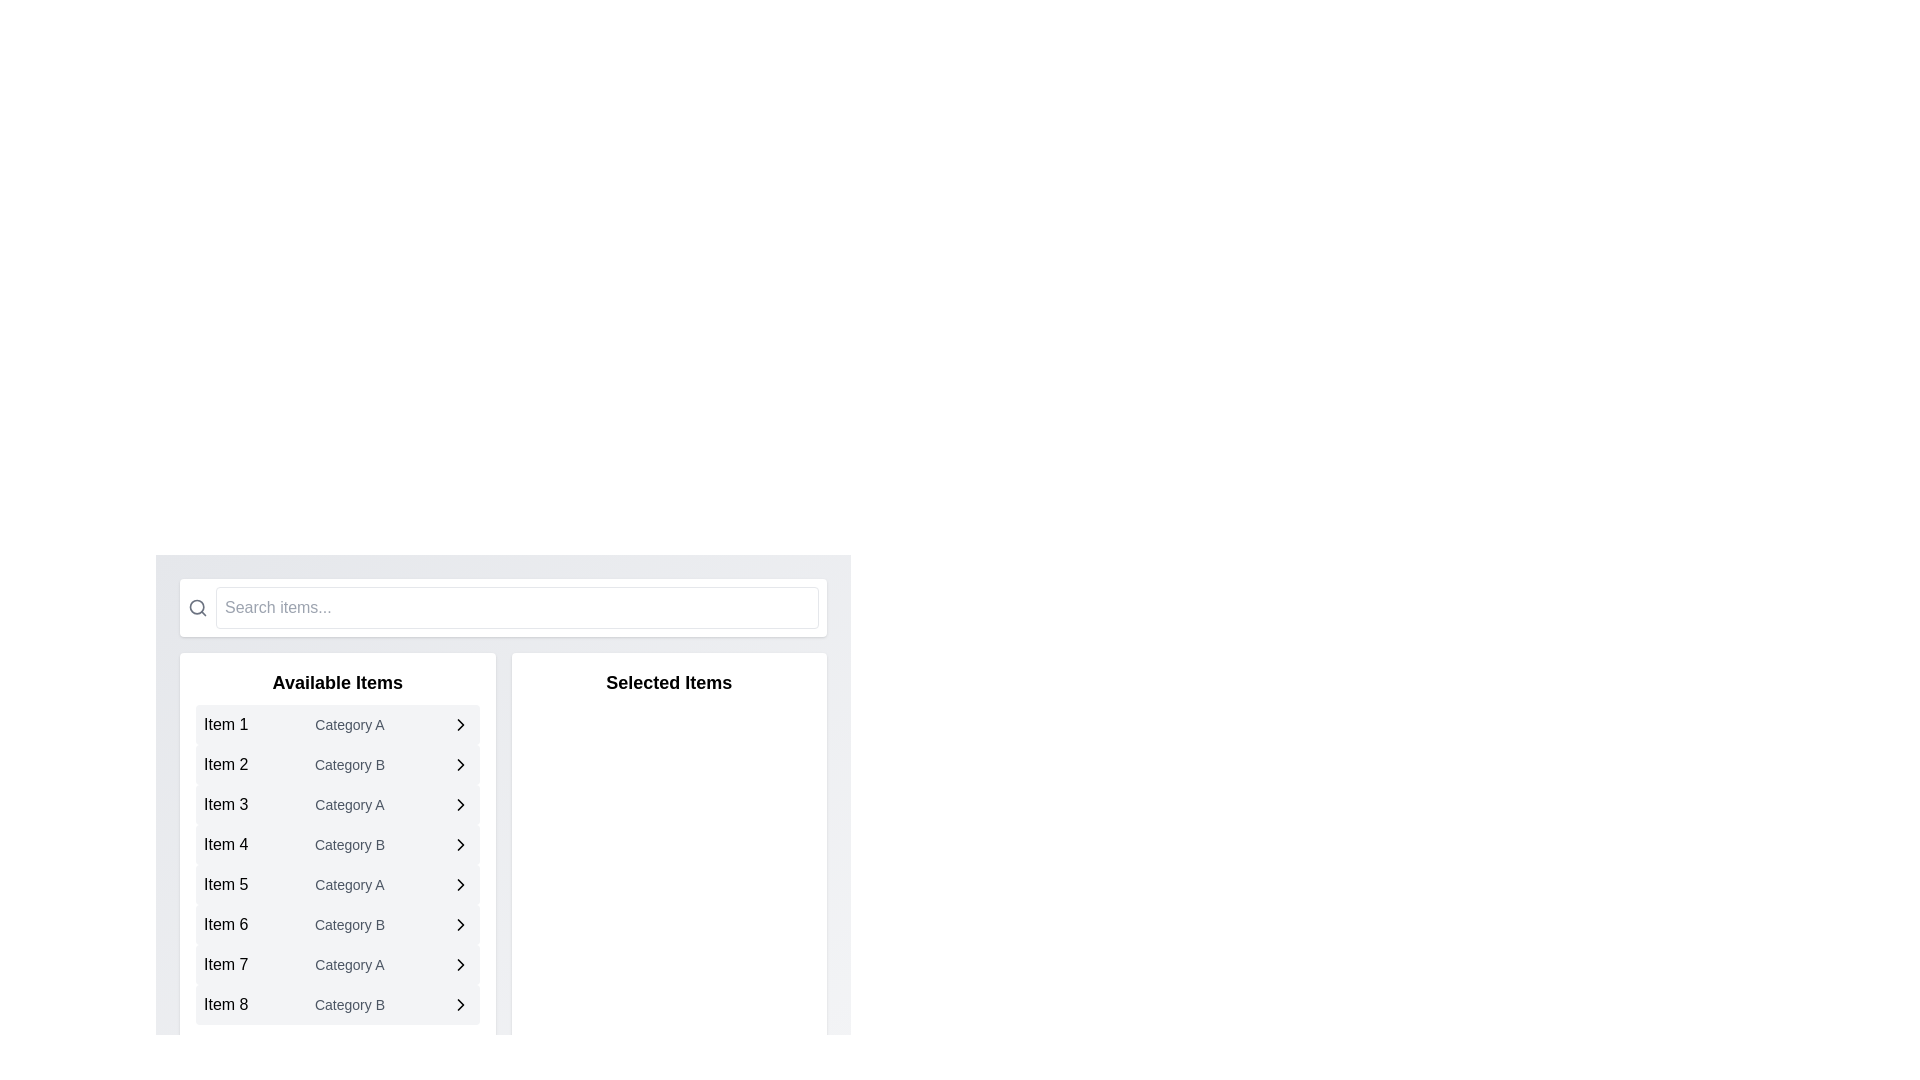 This screenshot has width=1920, height=1080. I want to click on the label text displaying 'Item 7', so click(226, 963).